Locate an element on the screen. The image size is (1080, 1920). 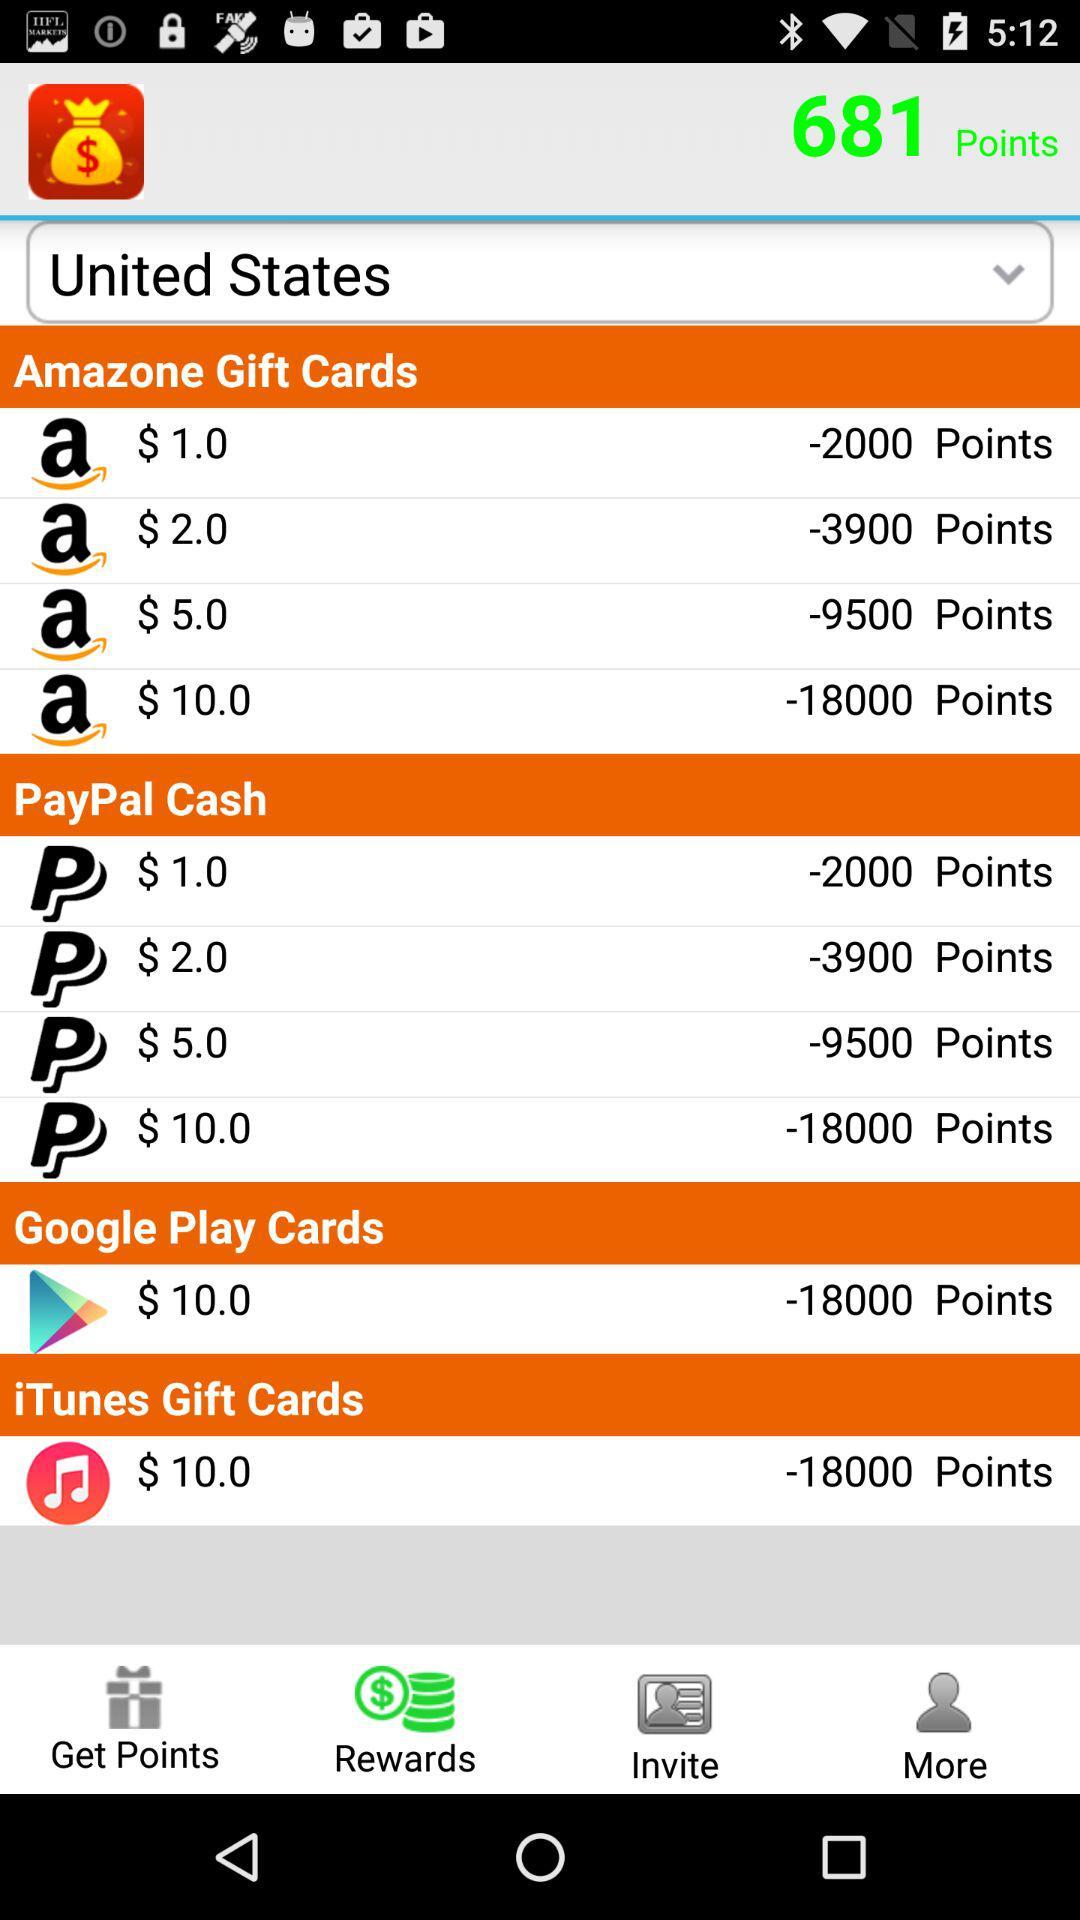
radio button next to the get points radio button is located at coordinates (405, 1718).